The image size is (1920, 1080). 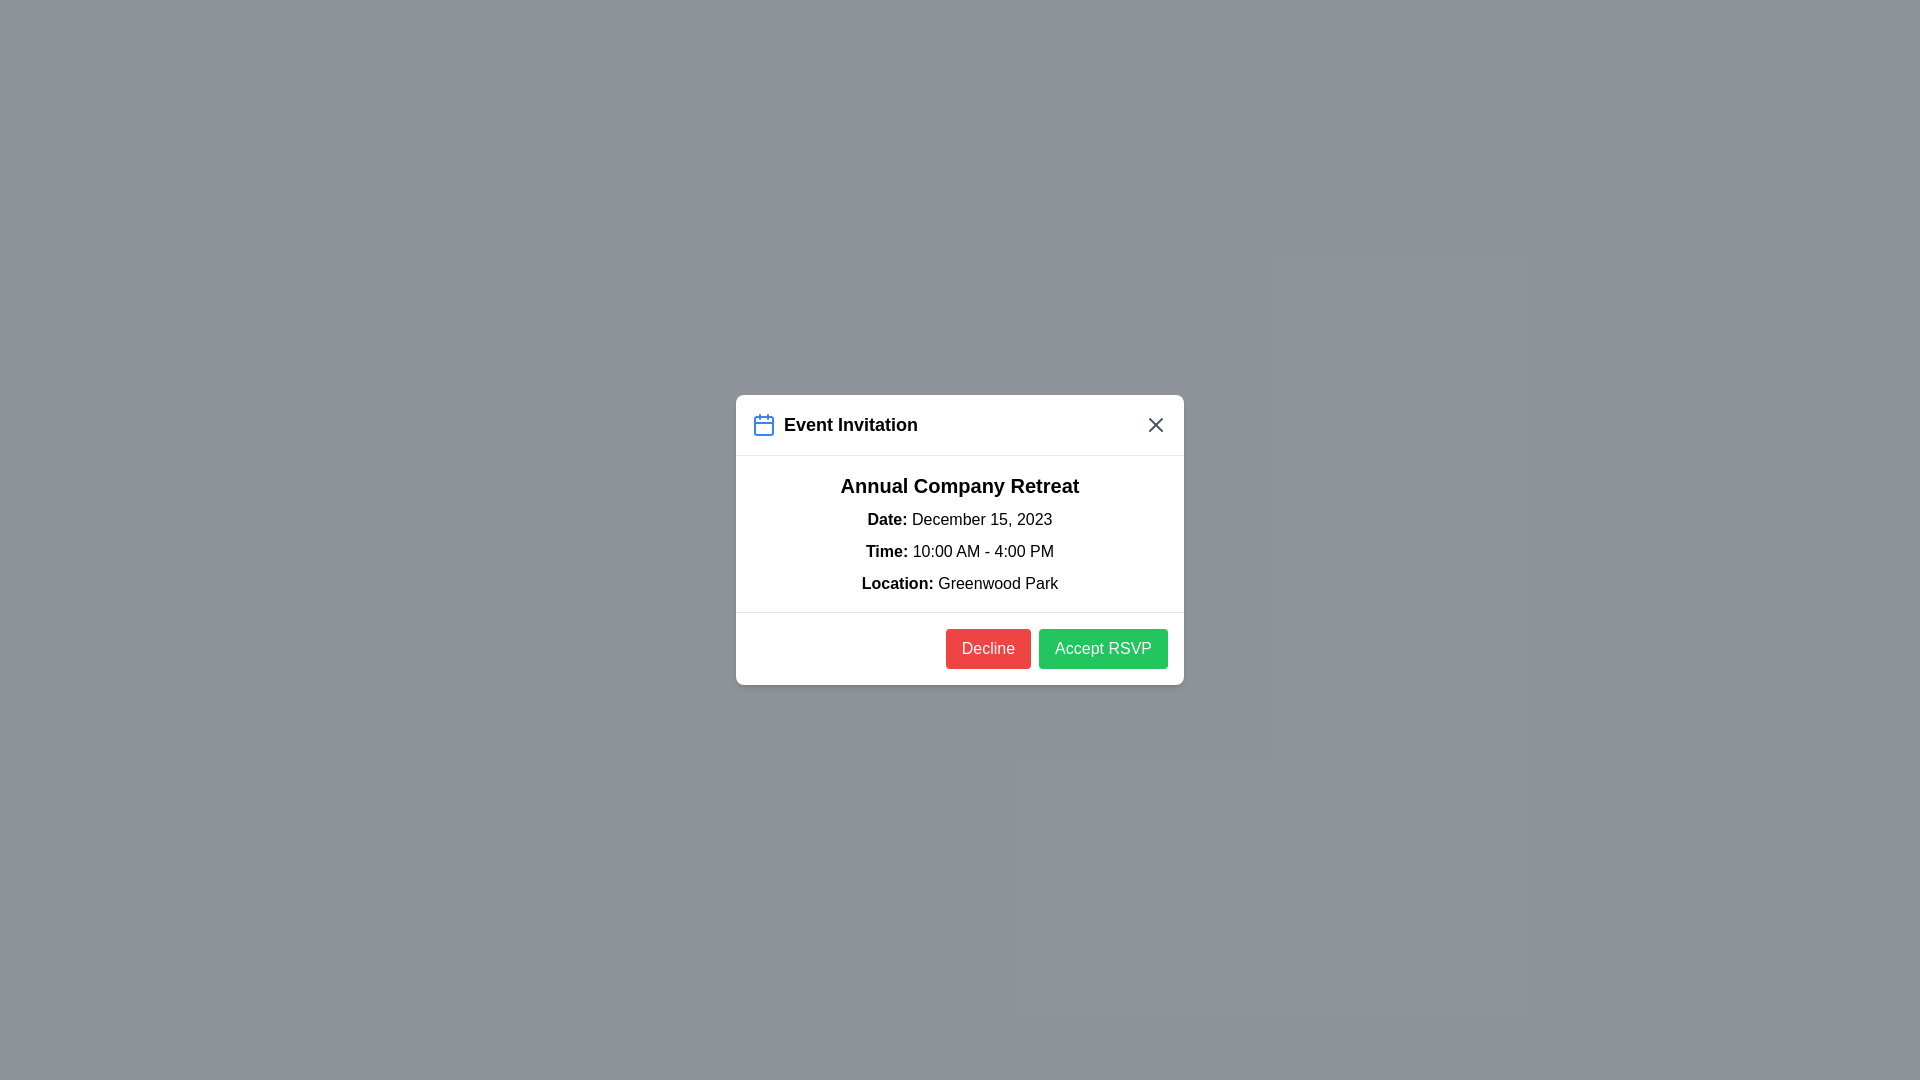 What do you see at coordinates (888, 551) in the screenshot?
I see `the static text label 'Time:' in bold black font located in the middle panel of the 'Event Invitation' modal` at bounding box center [888, 551].